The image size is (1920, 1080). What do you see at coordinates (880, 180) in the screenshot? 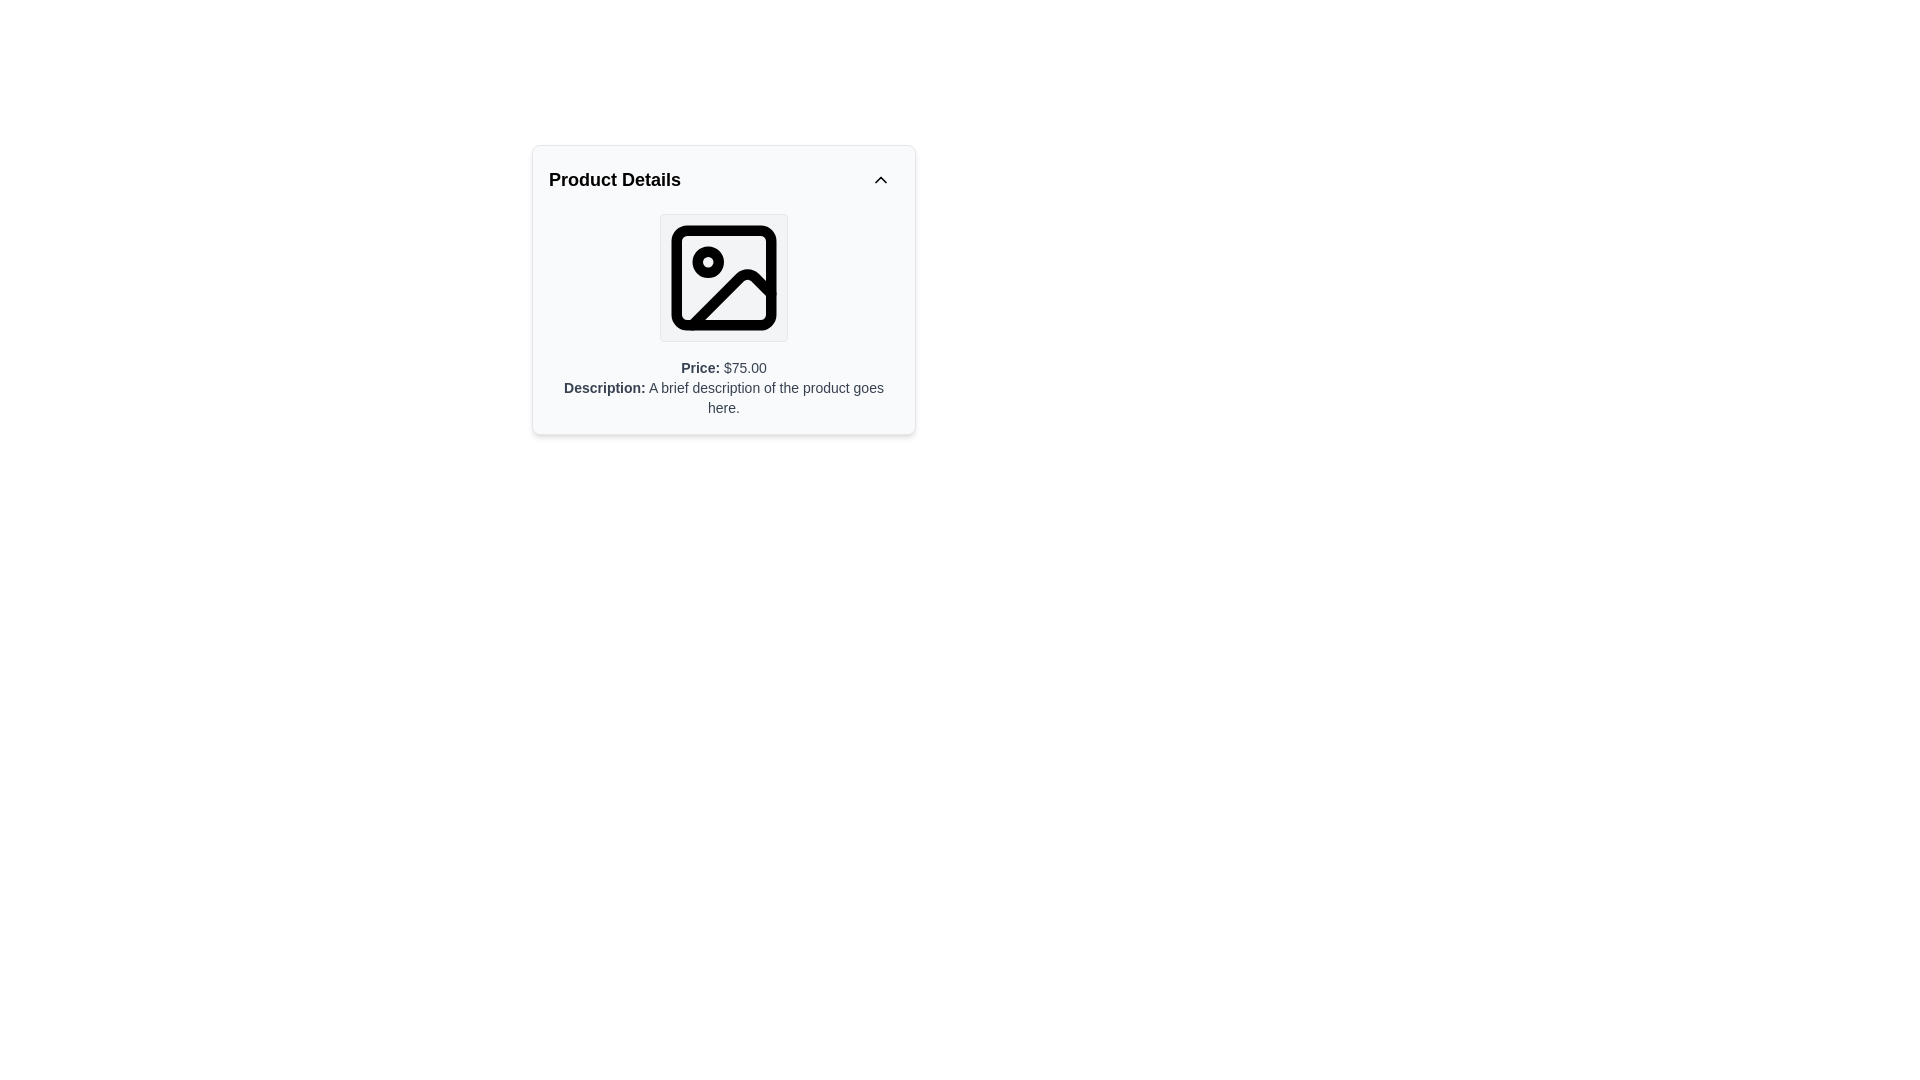
I see `the upward-pointing chevron button located at the top-right corner of the 'Product Details' section` at bounding box center [880, 180].